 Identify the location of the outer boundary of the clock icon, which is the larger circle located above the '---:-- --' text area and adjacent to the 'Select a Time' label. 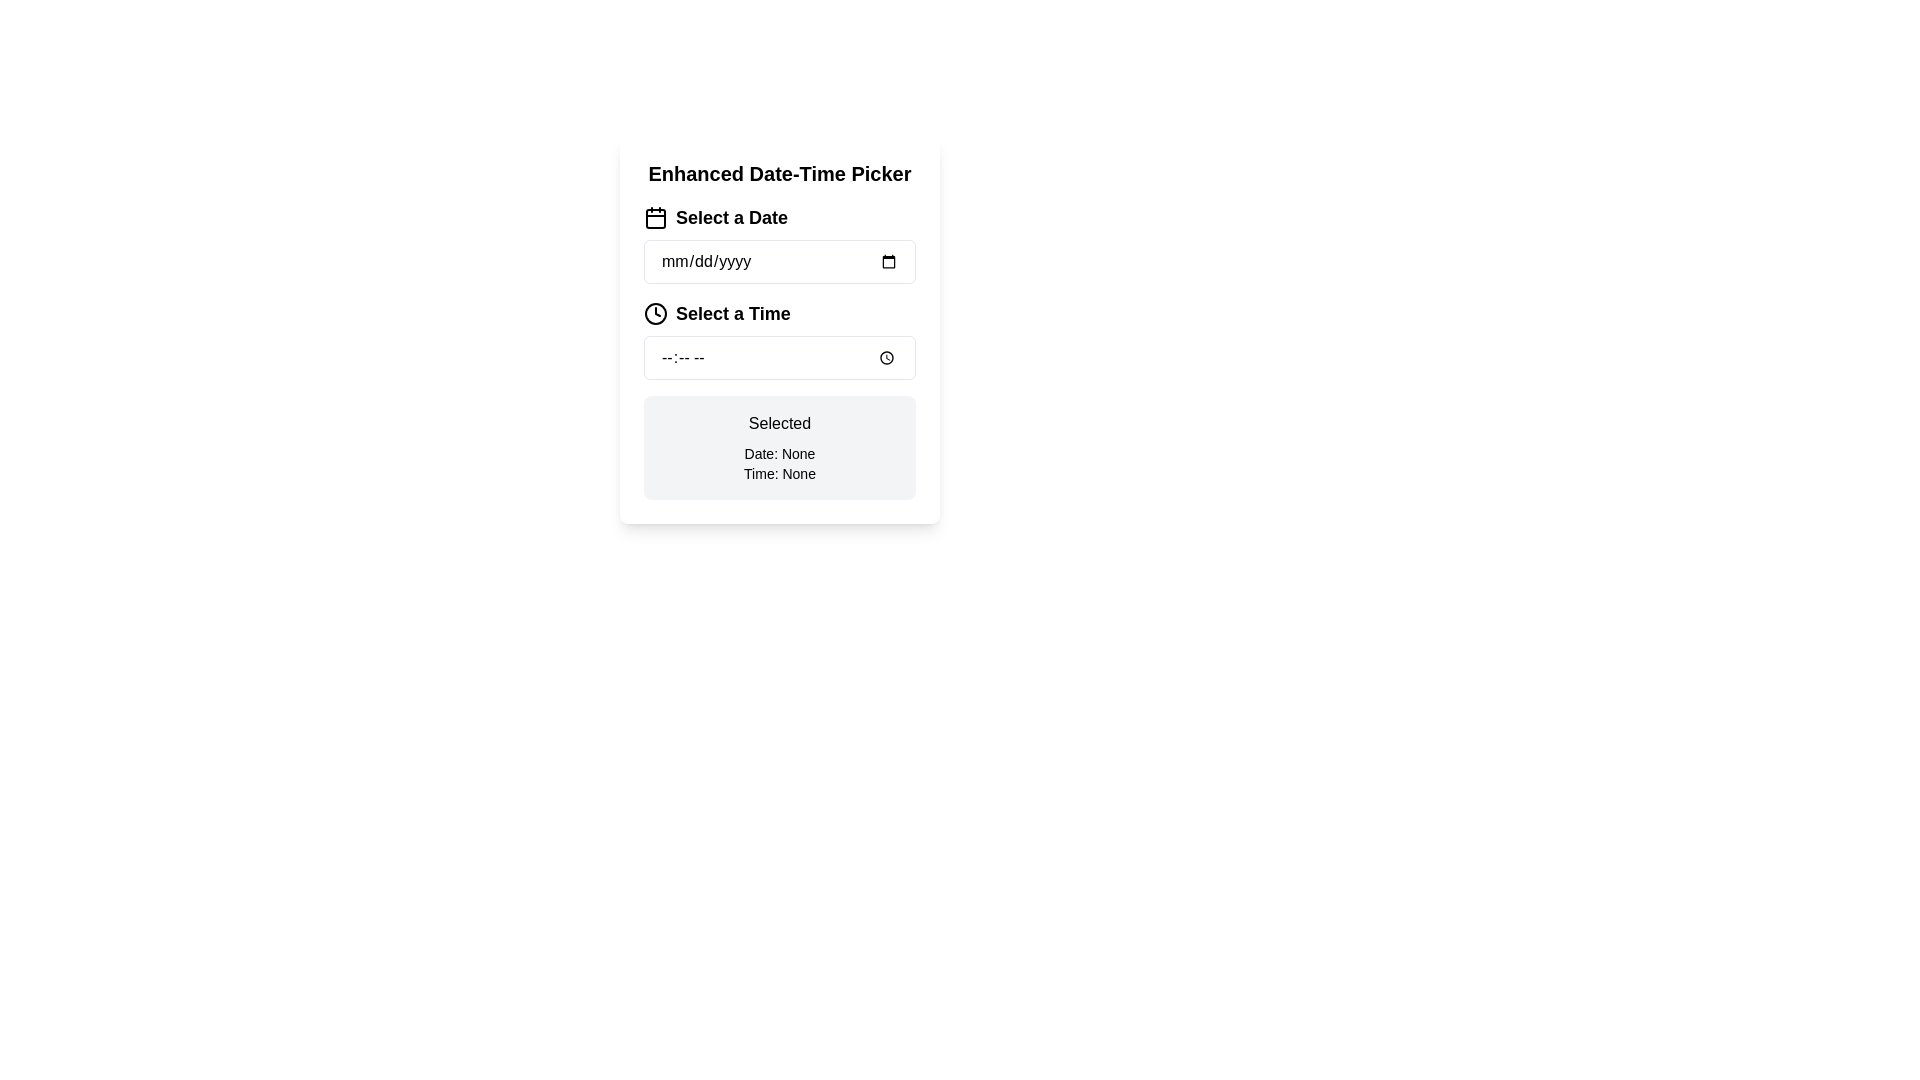
(656, 313).